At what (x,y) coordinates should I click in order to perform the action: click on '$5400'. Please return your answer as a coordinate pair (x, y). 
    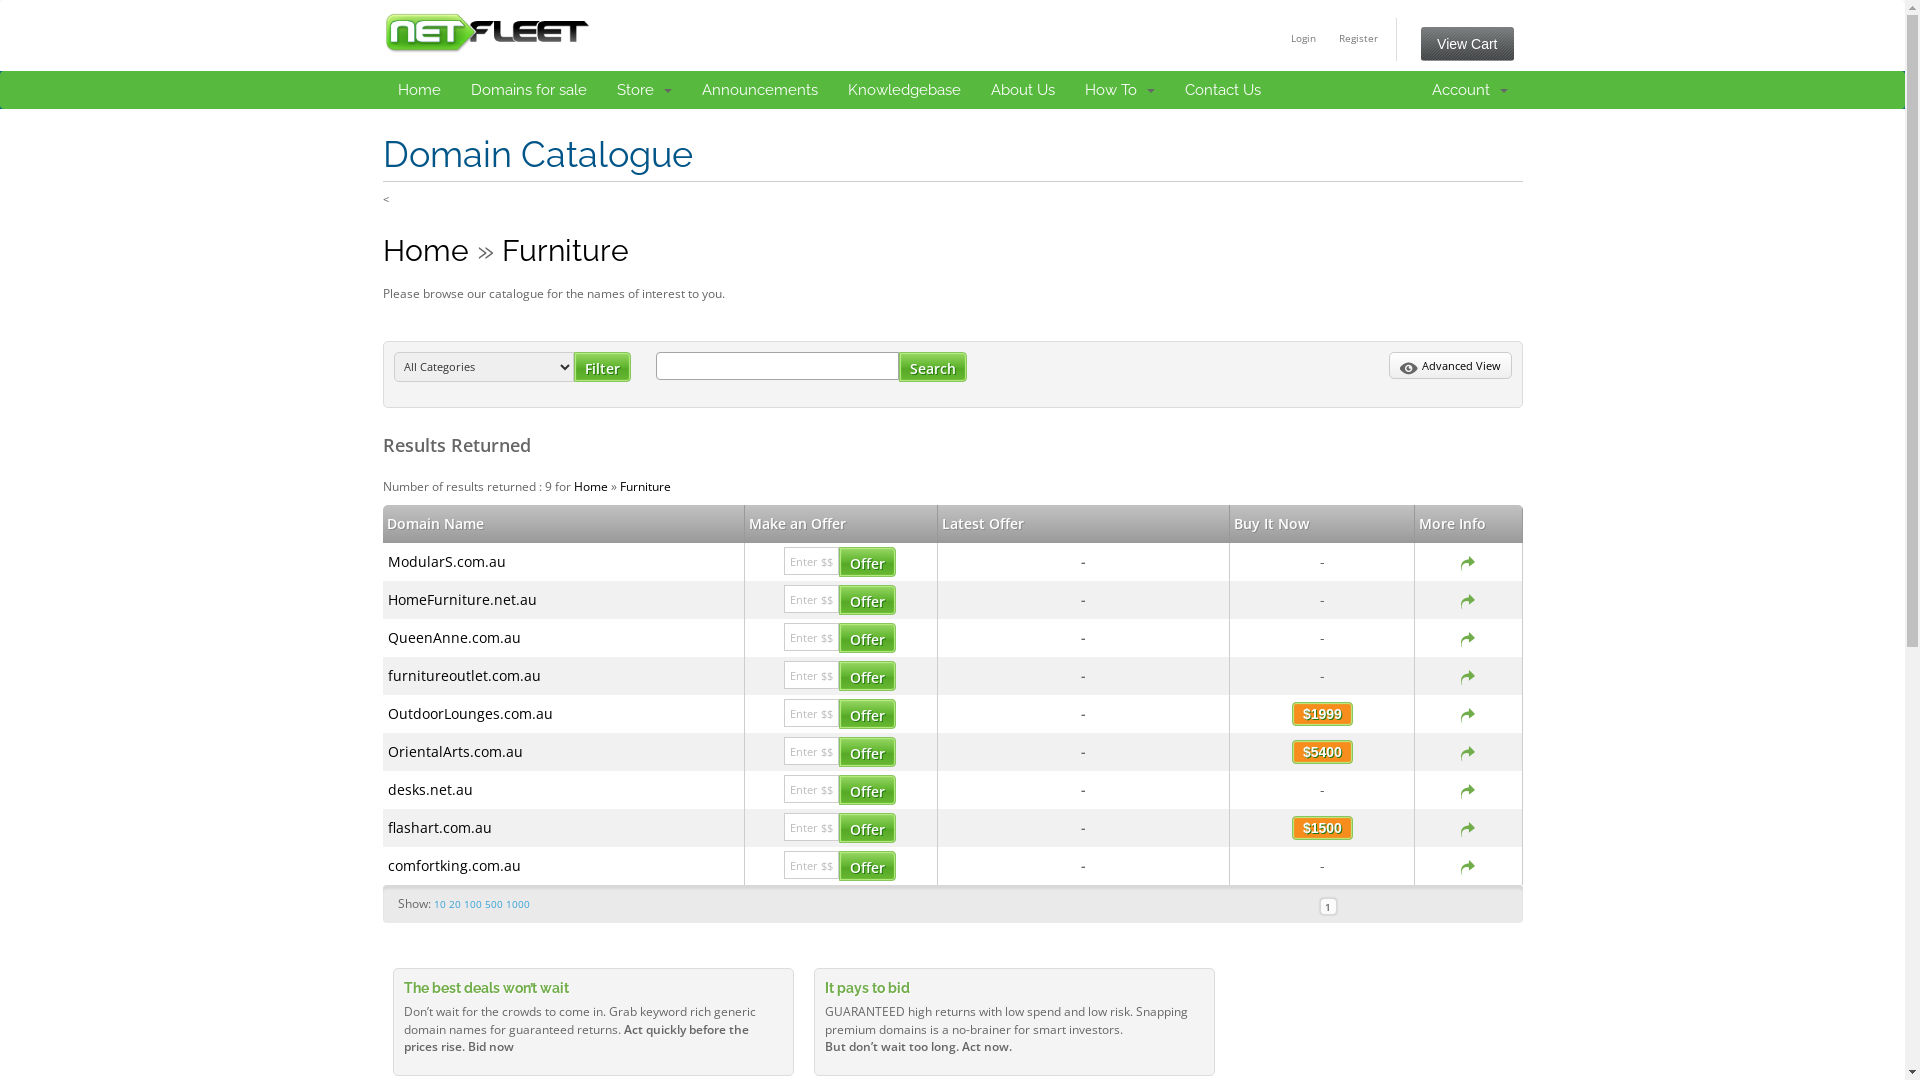
    Looking at the image, I should click on (1322, 752).